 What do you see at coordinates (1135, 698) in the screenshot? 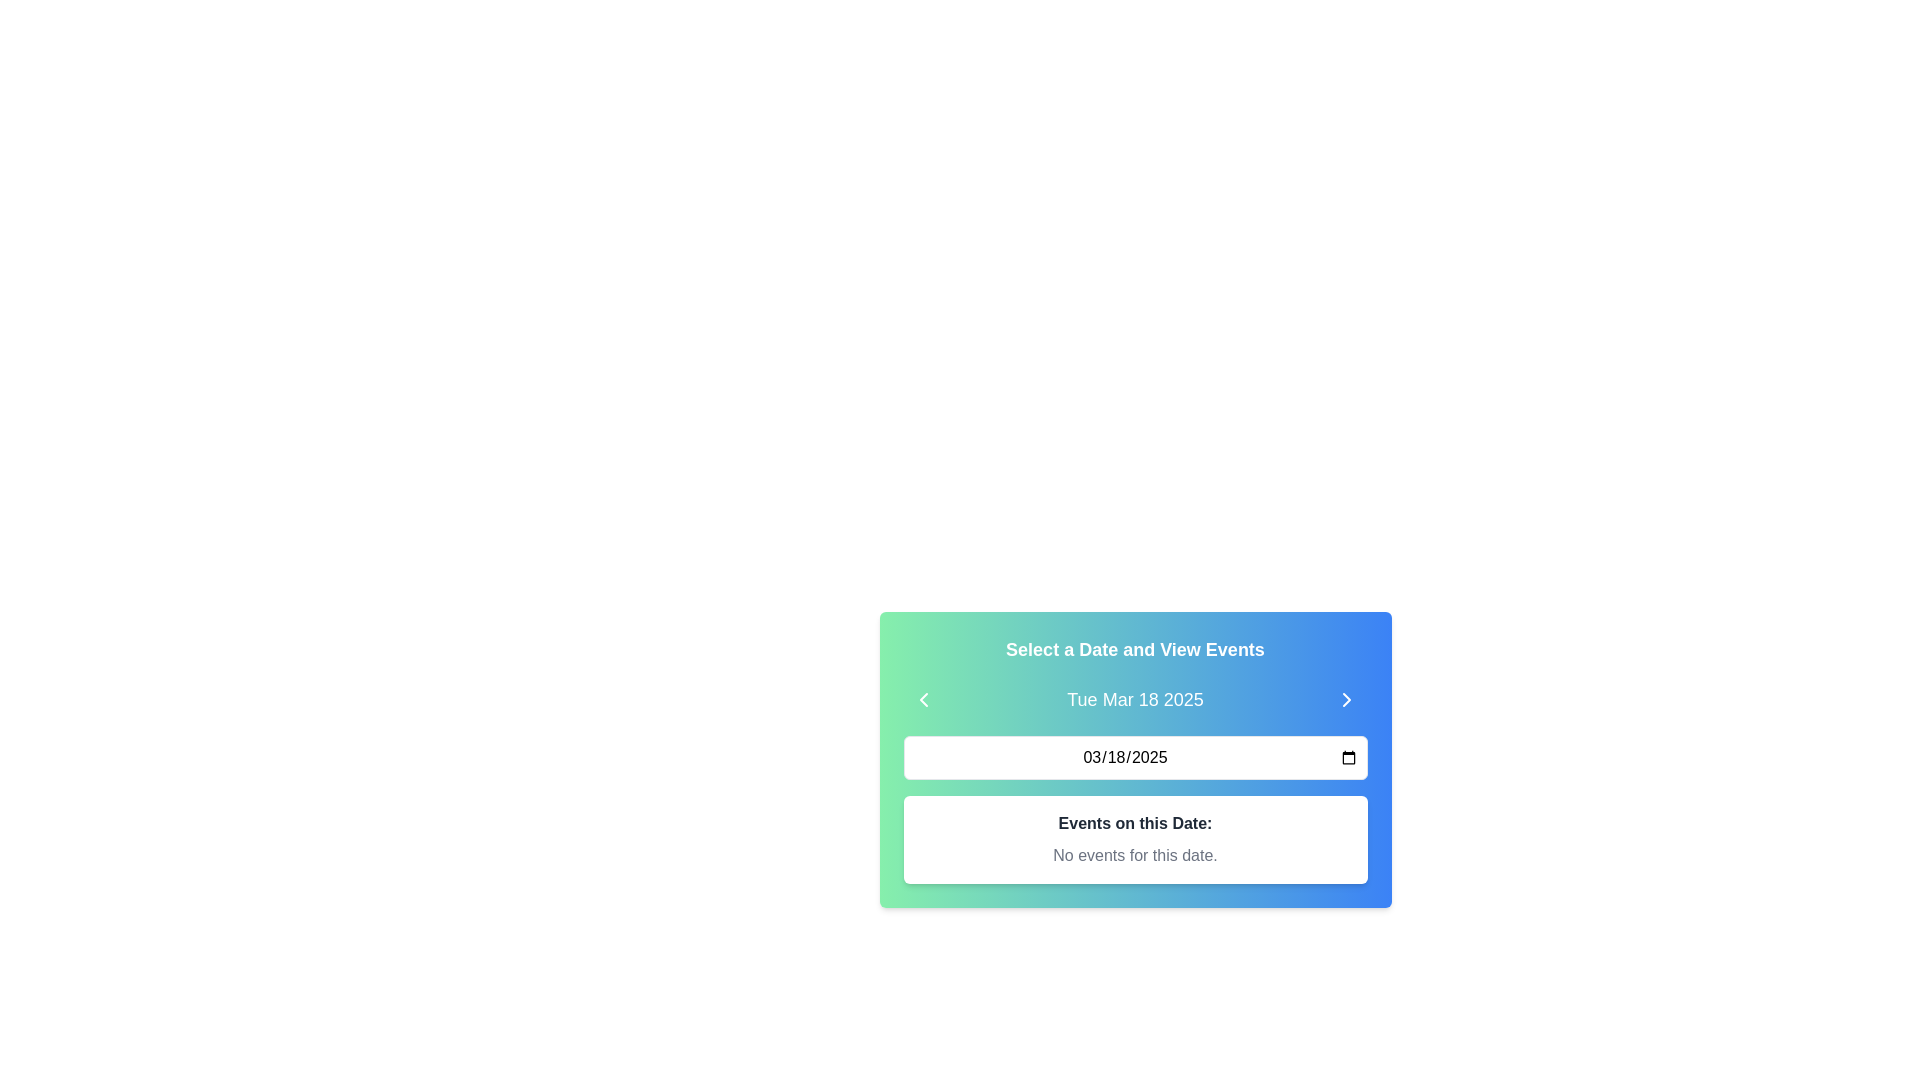
I see `the text label displaying the currently selected date, which is centrally aligned below the title 'Select a Date and View Events' and is part of the date navigation interface` at bounding box center [1135, 698].